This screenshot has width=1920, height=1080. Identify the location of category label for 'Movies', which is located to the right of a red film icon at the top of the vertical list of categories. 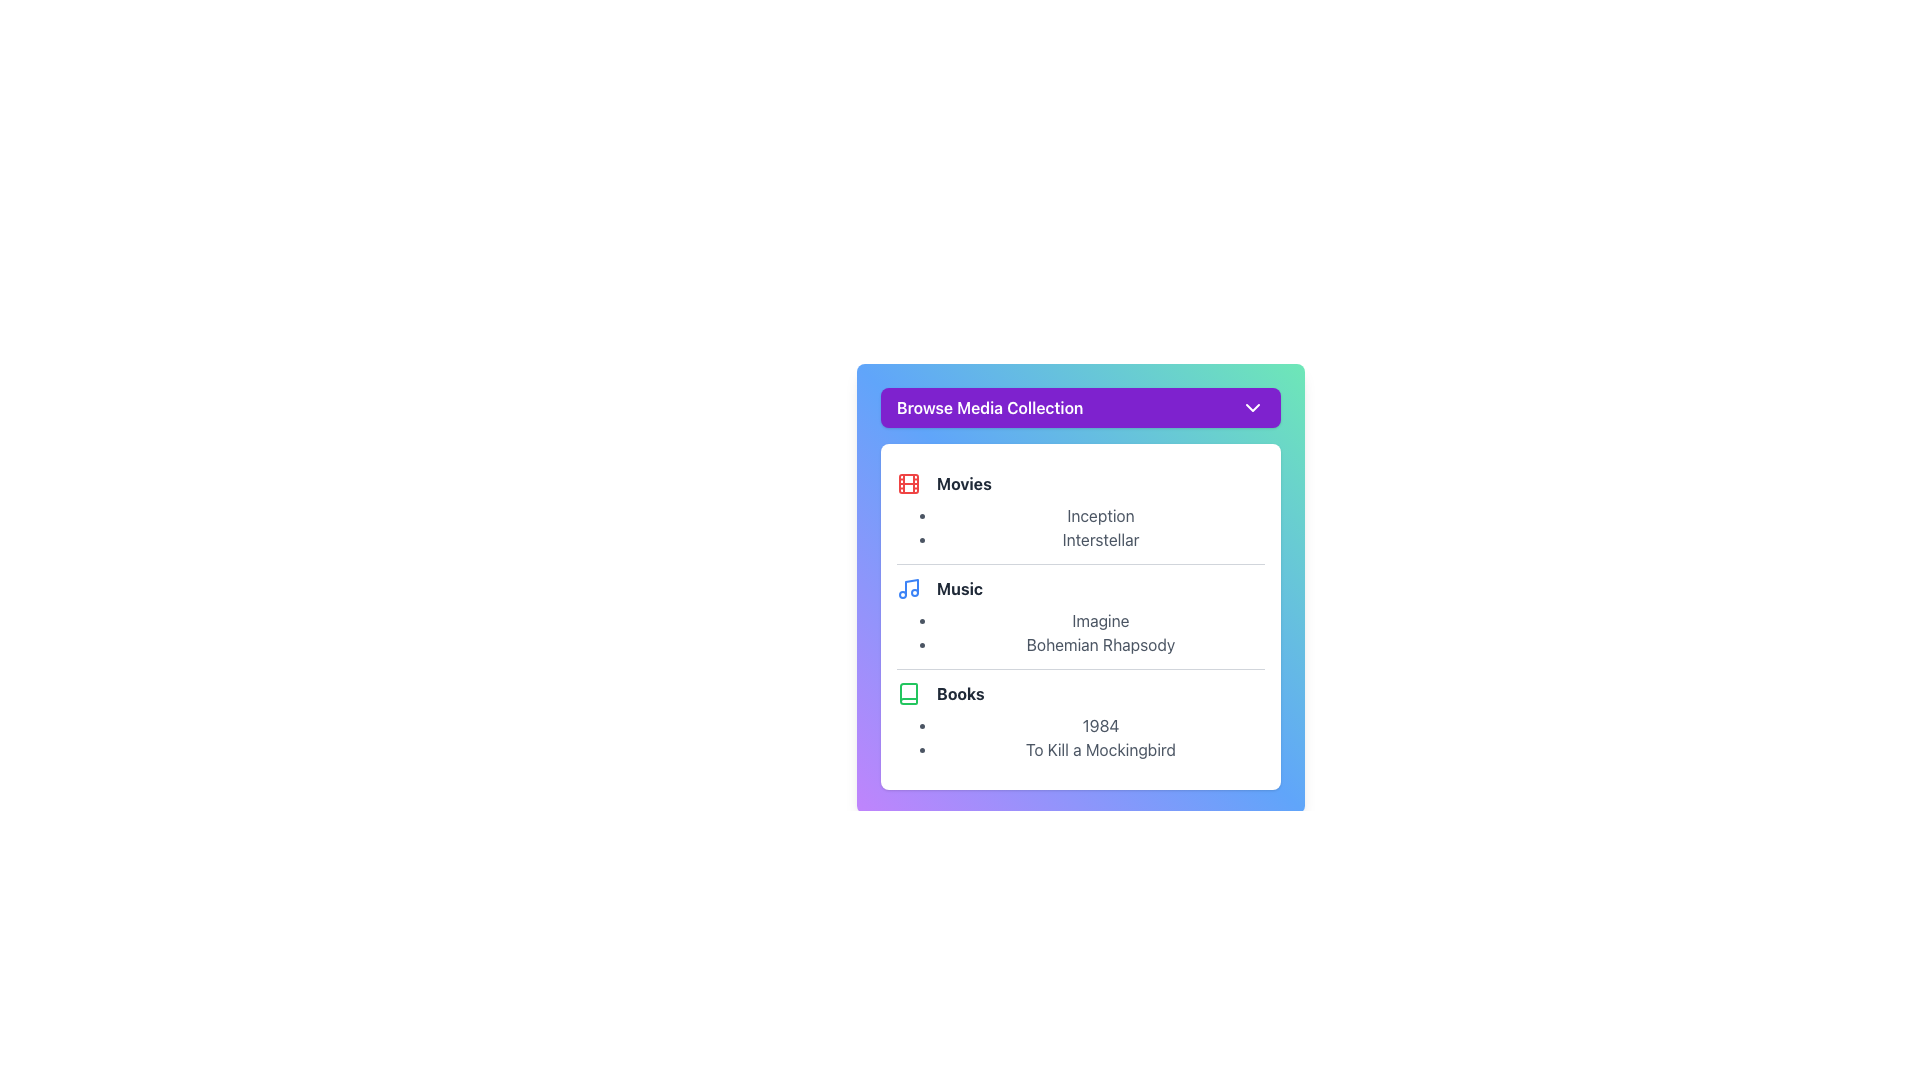
(964, 483).